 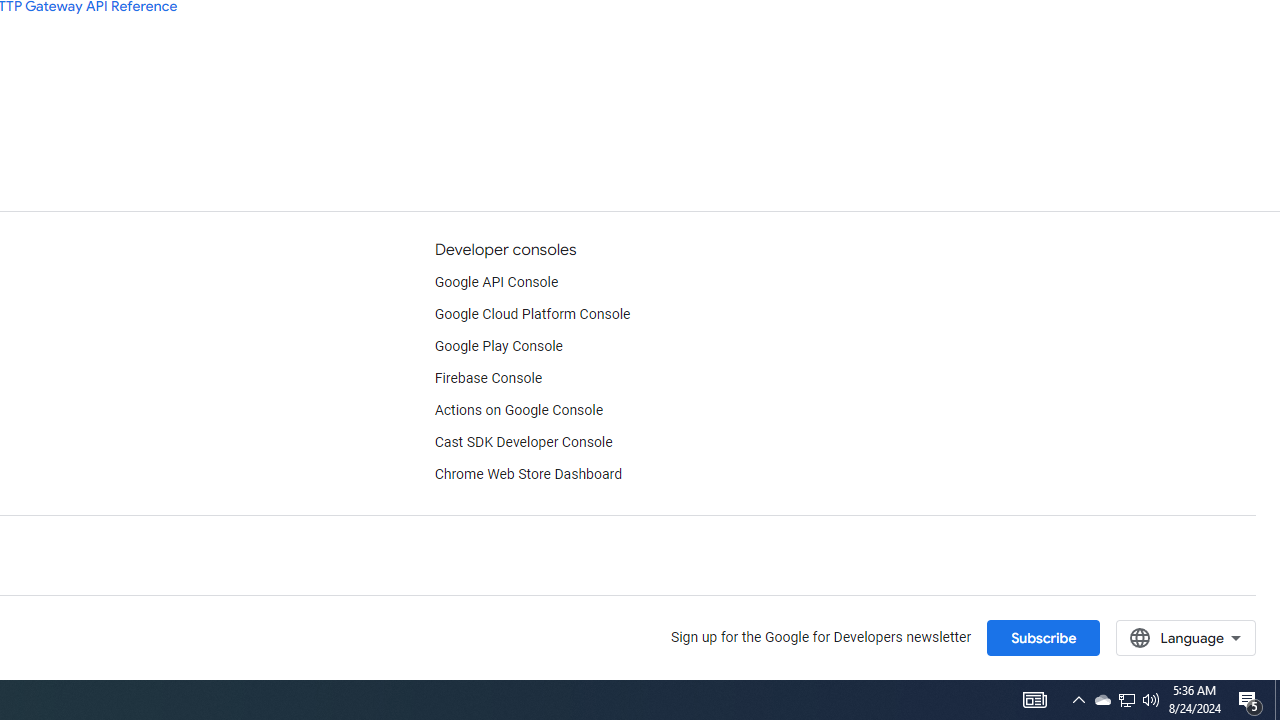 I want to click on 'Firebase Console', so click(x=488, y=379).